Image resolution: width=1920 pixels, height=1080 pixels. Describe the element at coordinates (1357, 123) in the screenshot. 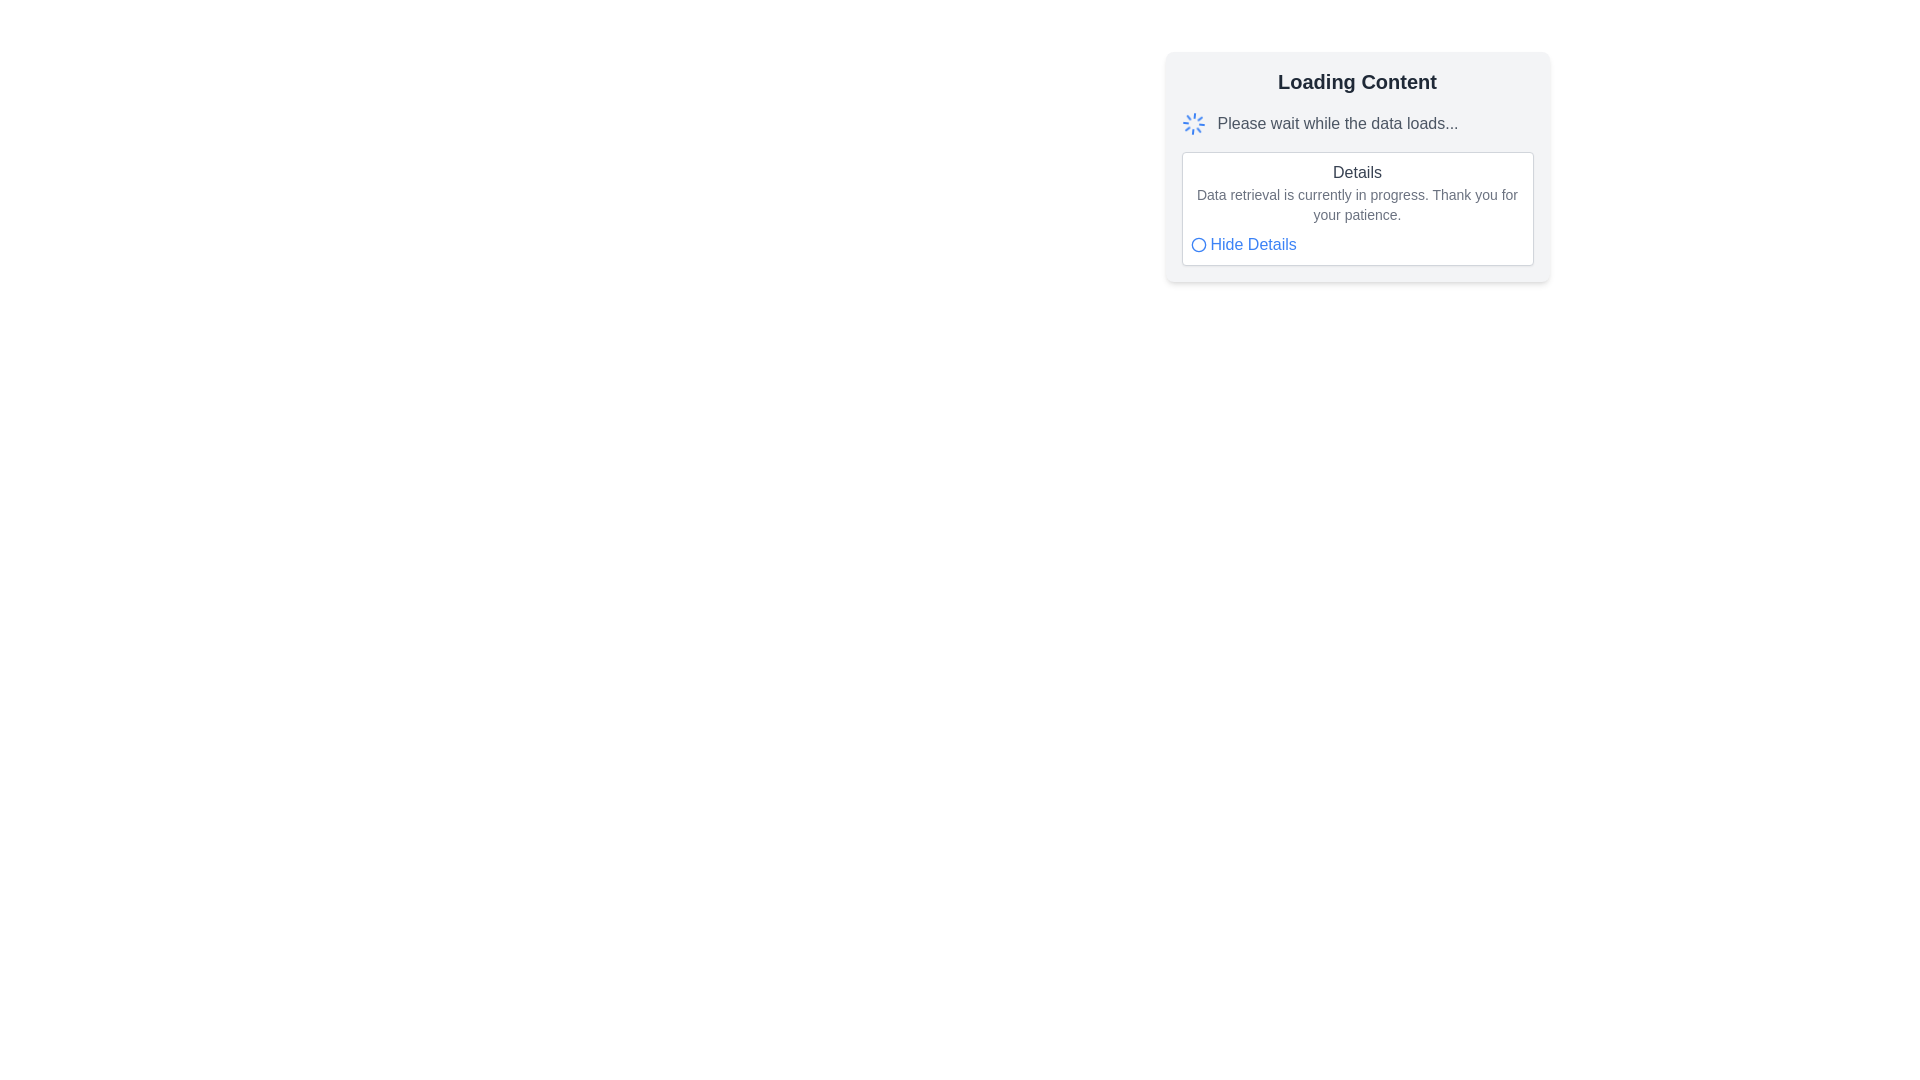

I see `the informative text with spinner icon located below the title 'Loading Content'` at that location.